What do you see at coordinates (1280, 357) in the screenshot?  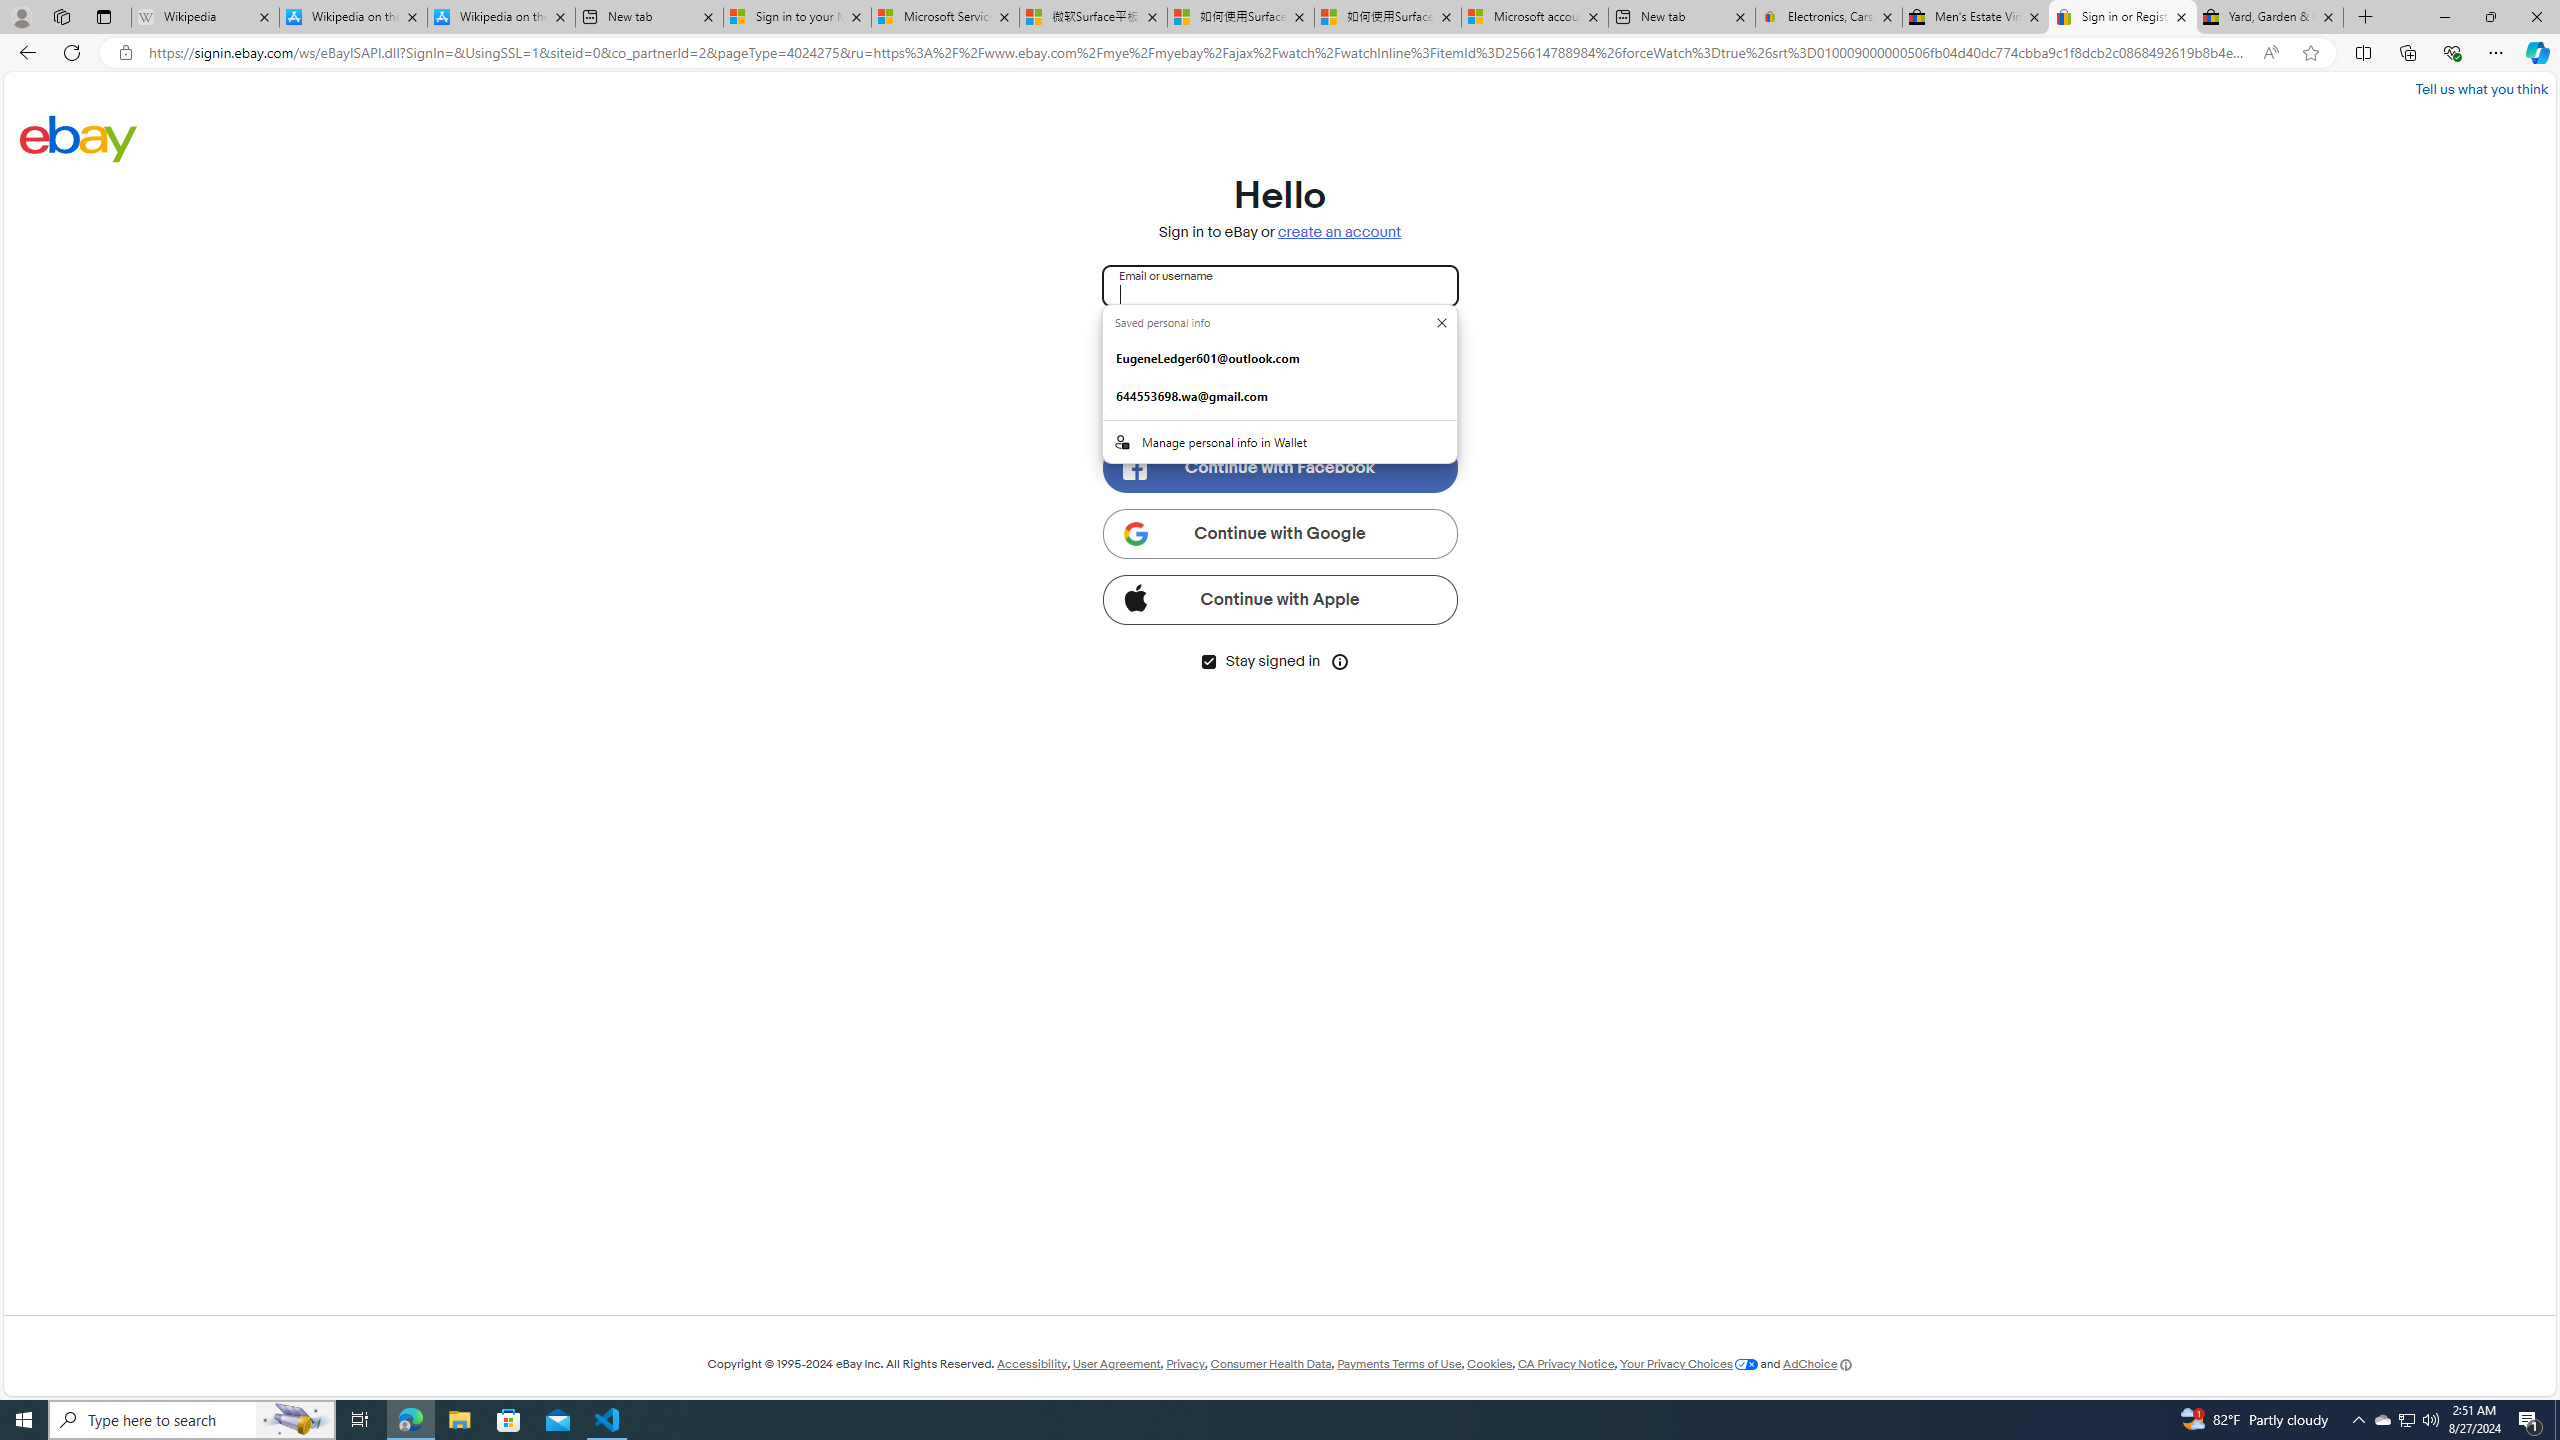 I see `'EugeneLedger601@outlook.com. :Basic info suggestion.'` at bounding box center [1280, 357].